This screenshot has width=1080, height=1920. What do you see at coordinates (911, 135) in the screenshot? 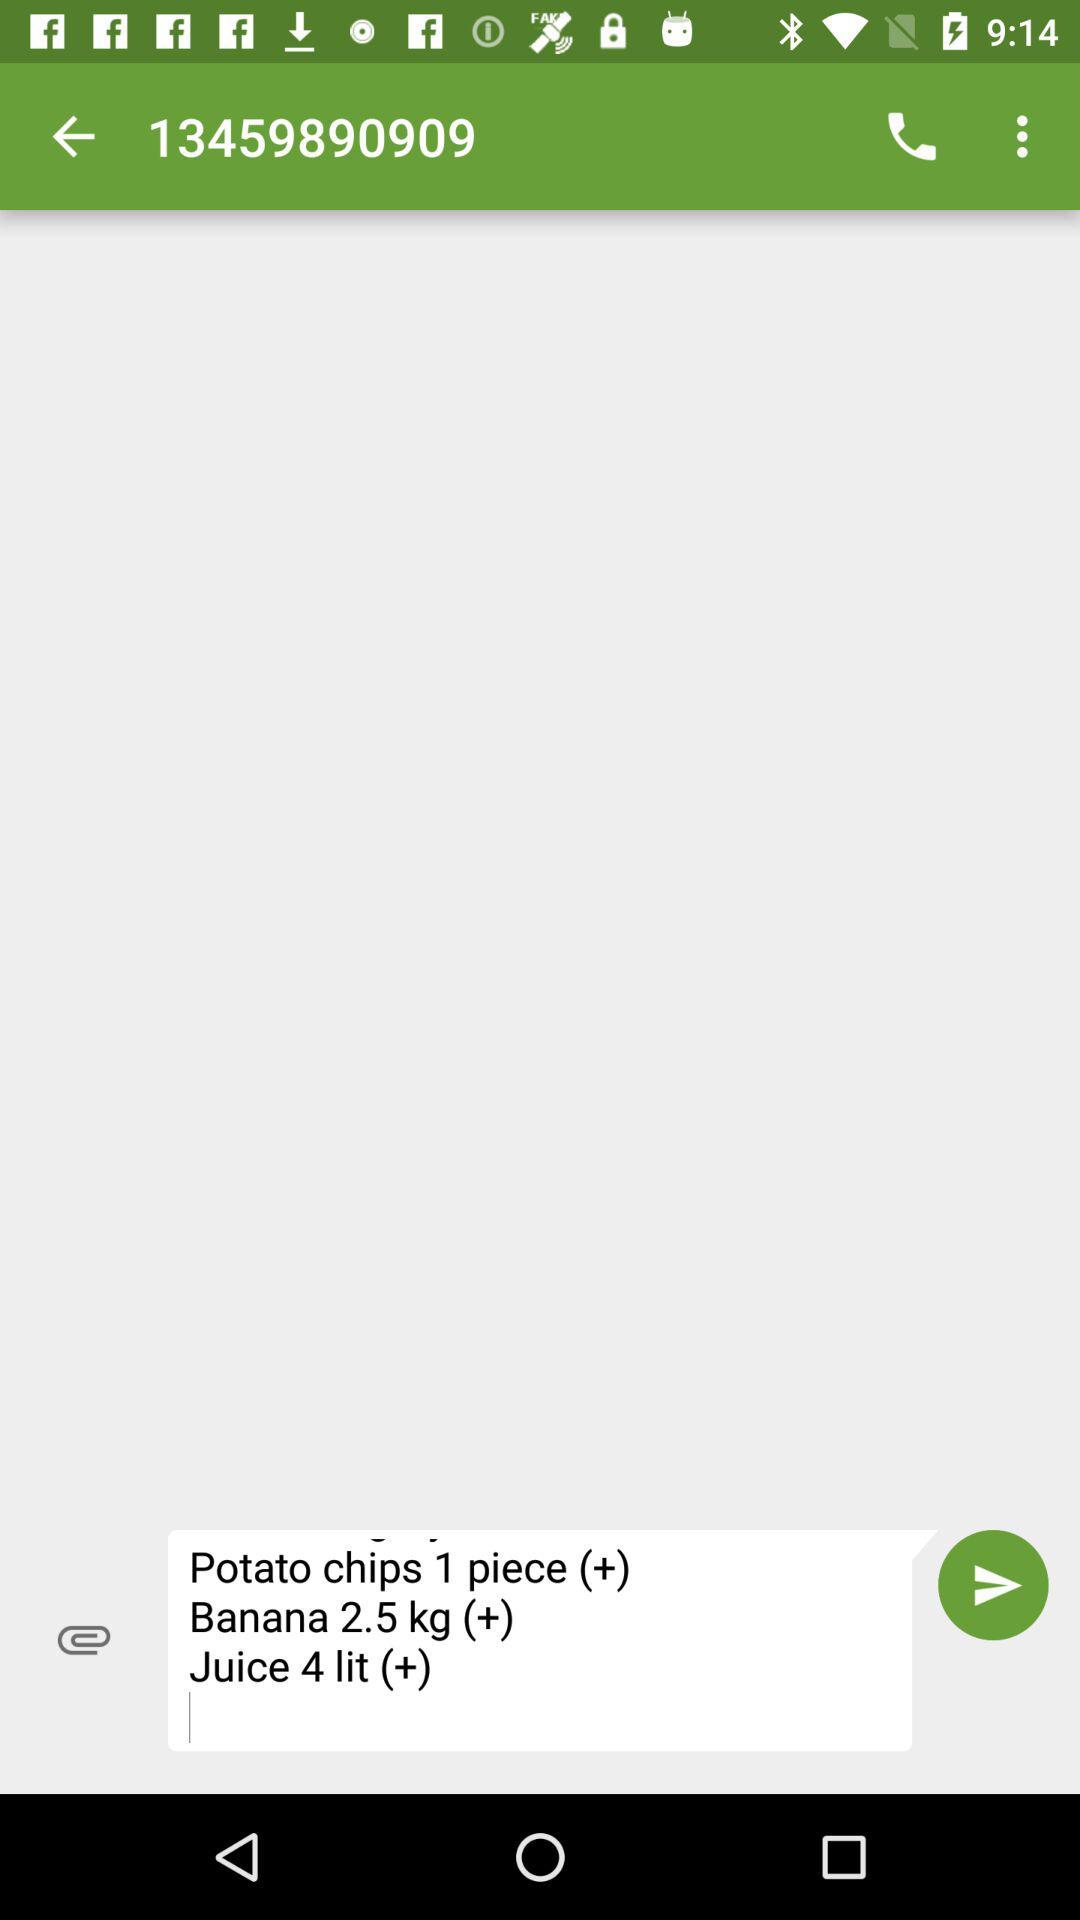
I see `icon to the right of 13459890909` at bounding box center [911, 135].